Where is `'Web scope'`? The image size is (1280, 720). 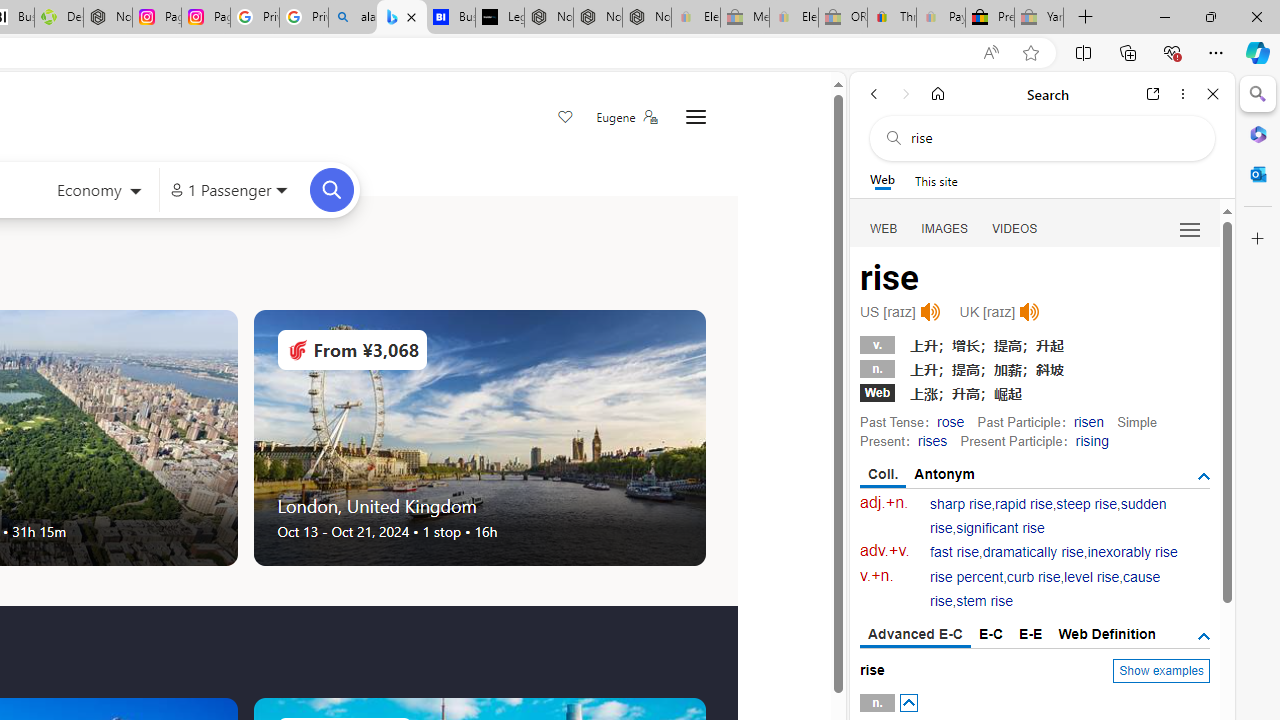
'Web scope' is located at coordinates (881, 180).